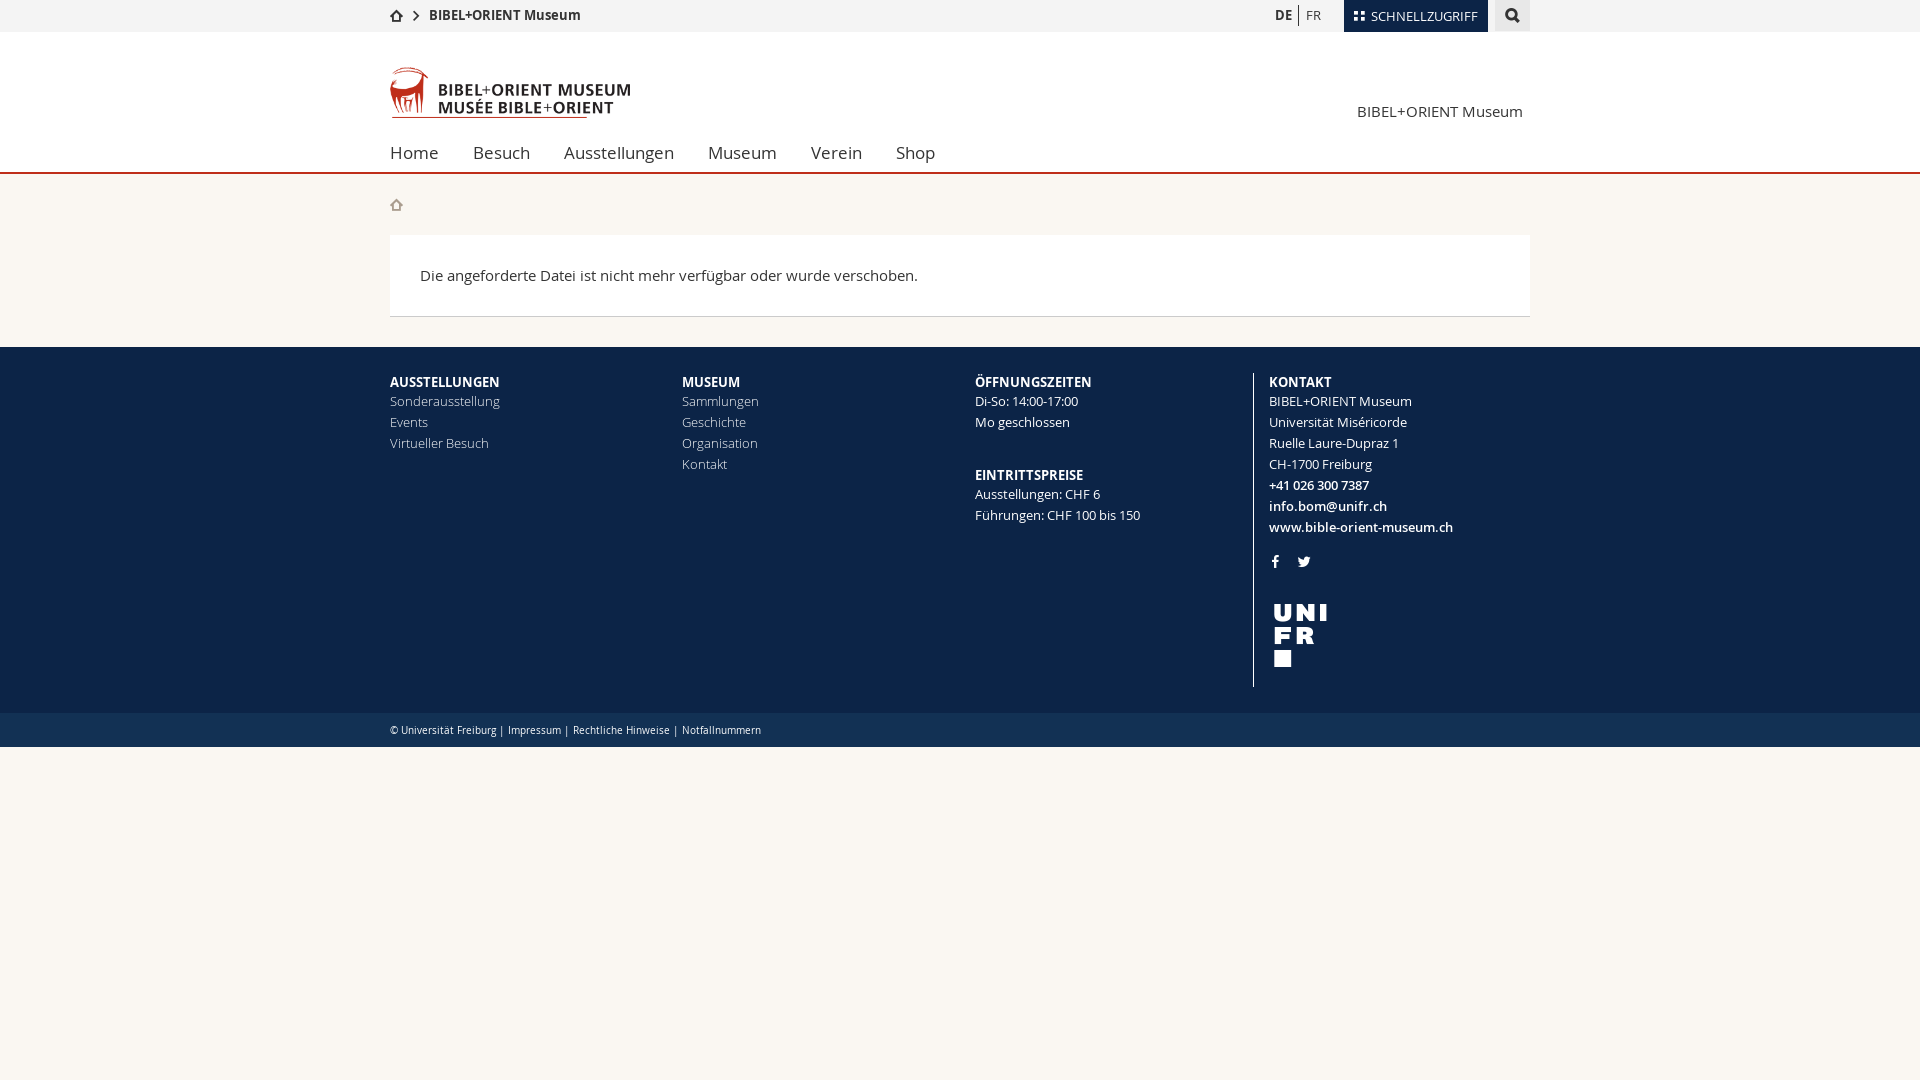  Describe the element at coordinates (1313, 15) in the screenshot. I see `'FR'` at that location.